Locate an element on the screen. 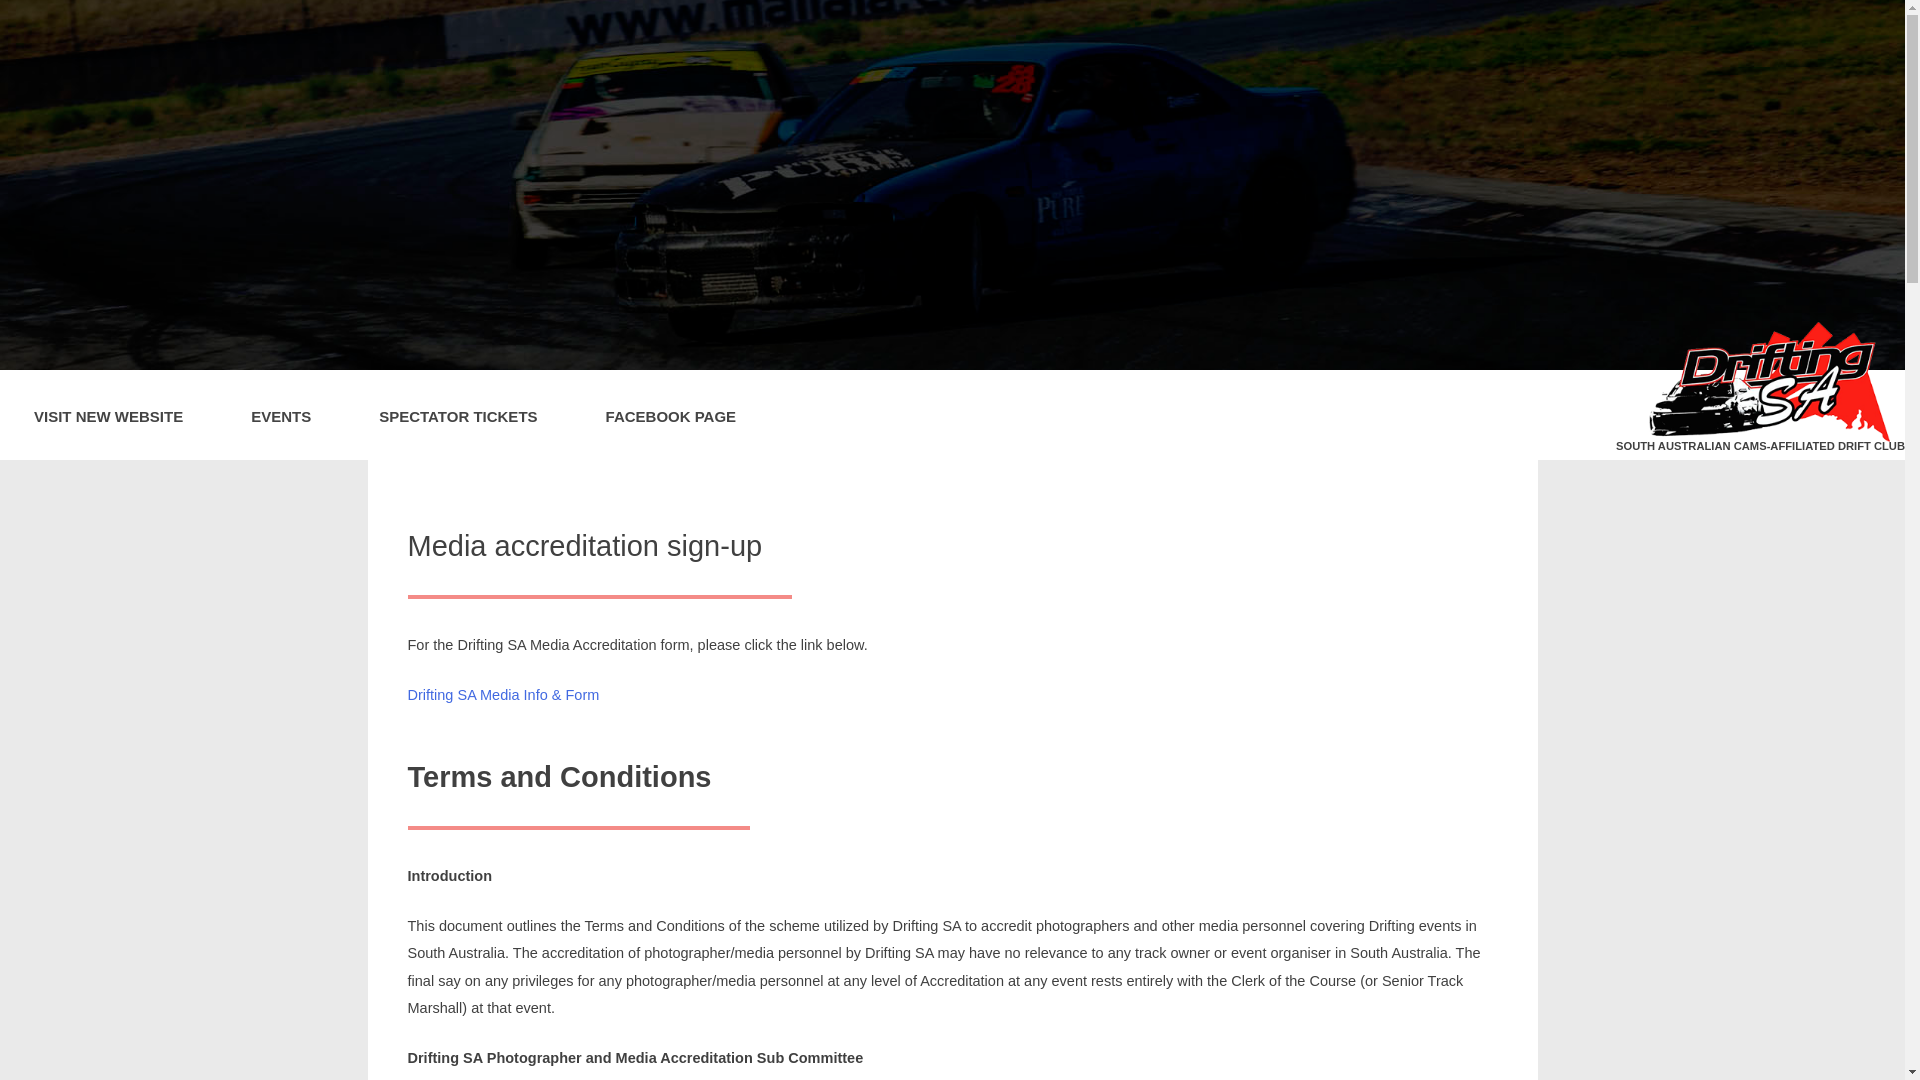  'EVENTS' is located at coordinates (280, 414).